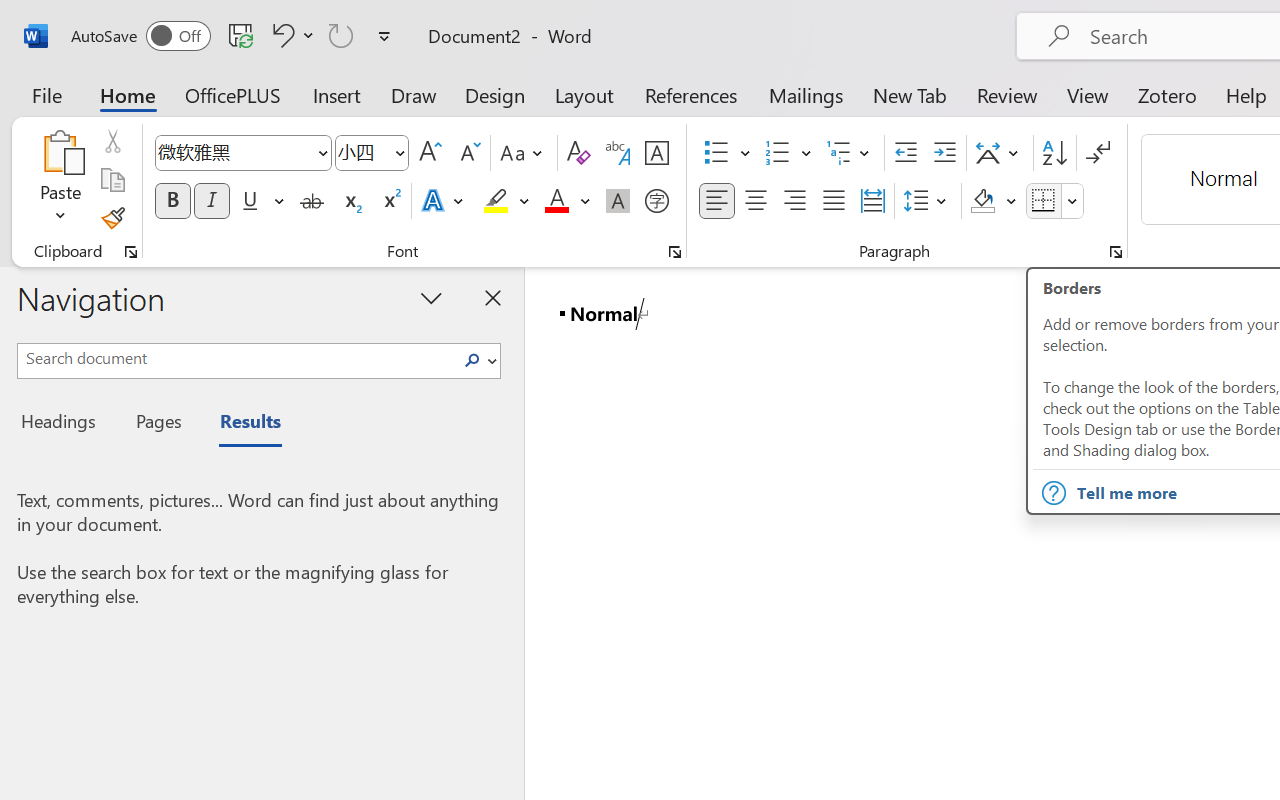 Image resolution: width=1280 pixels, height=800 pixels. I want to click on 'Bold', so click(172, 201).